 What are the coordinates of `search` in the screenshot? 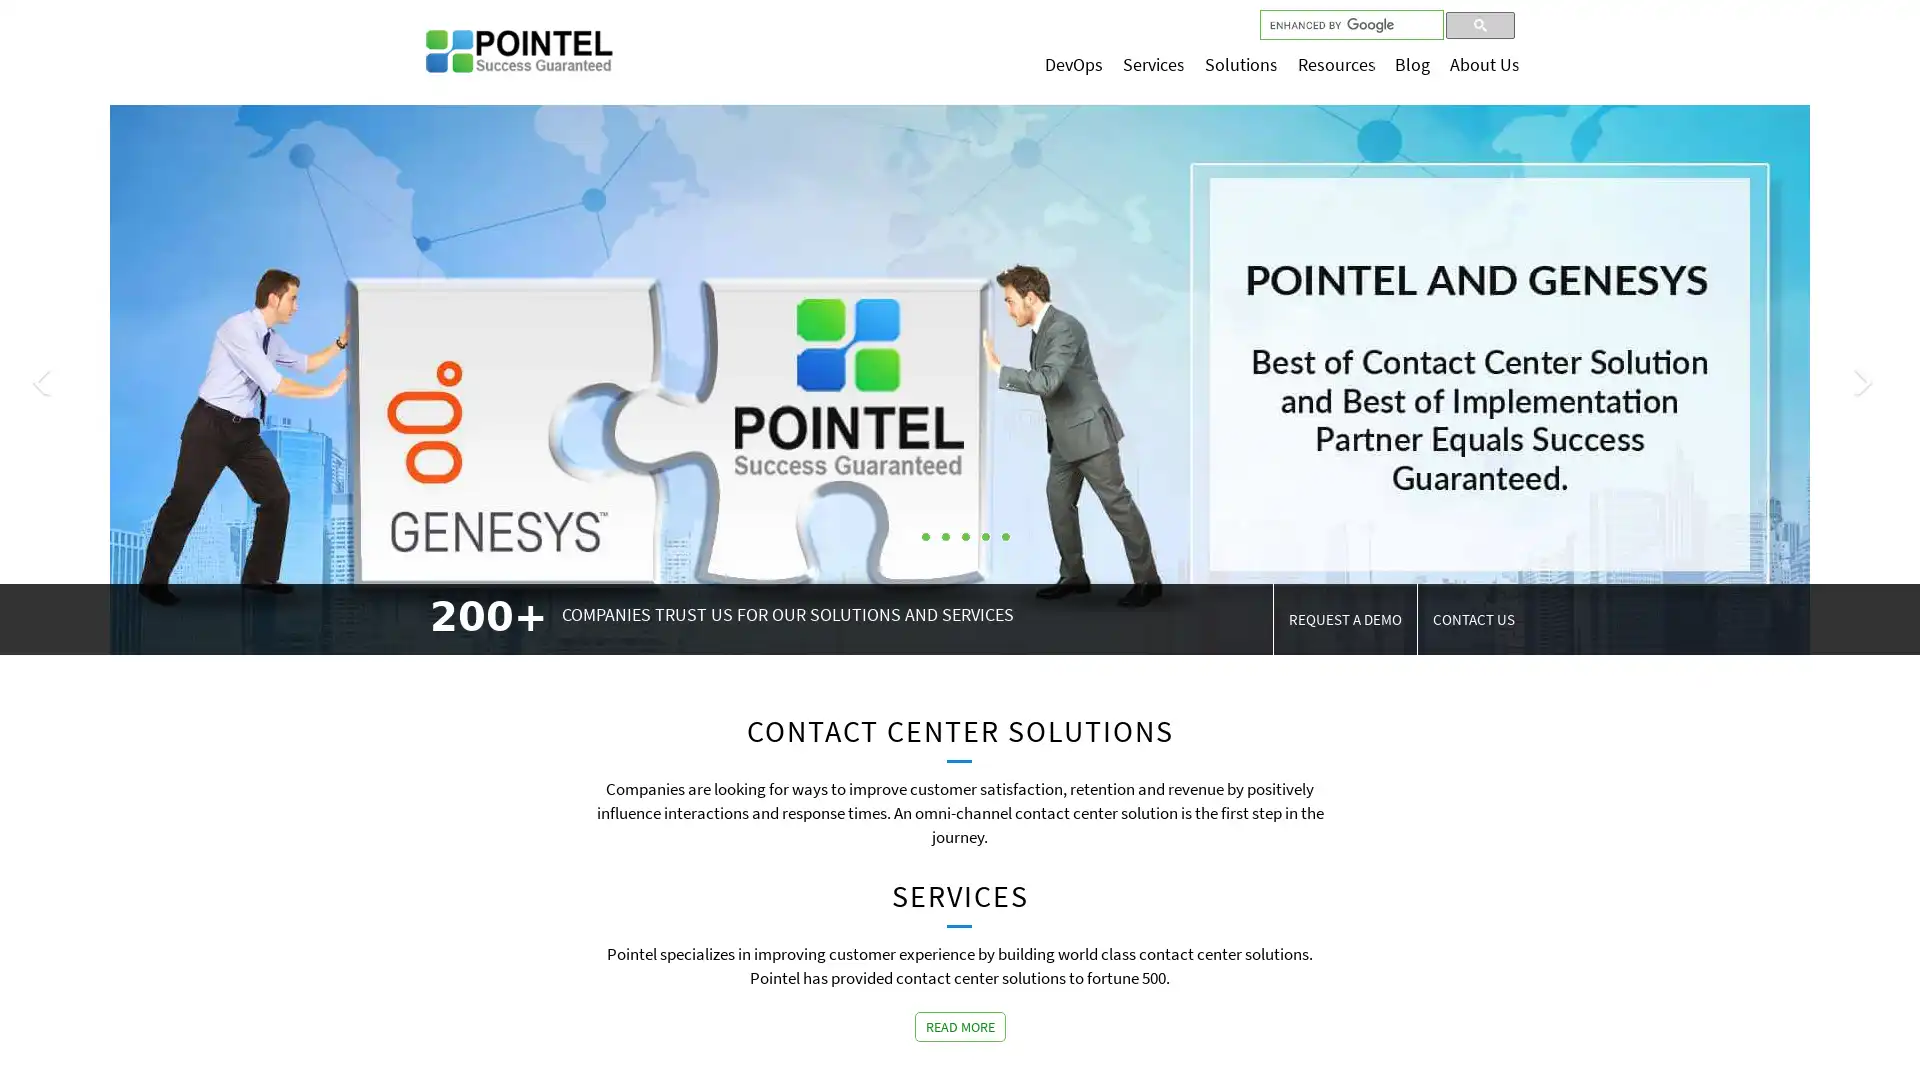 It's located at (1480, 24).